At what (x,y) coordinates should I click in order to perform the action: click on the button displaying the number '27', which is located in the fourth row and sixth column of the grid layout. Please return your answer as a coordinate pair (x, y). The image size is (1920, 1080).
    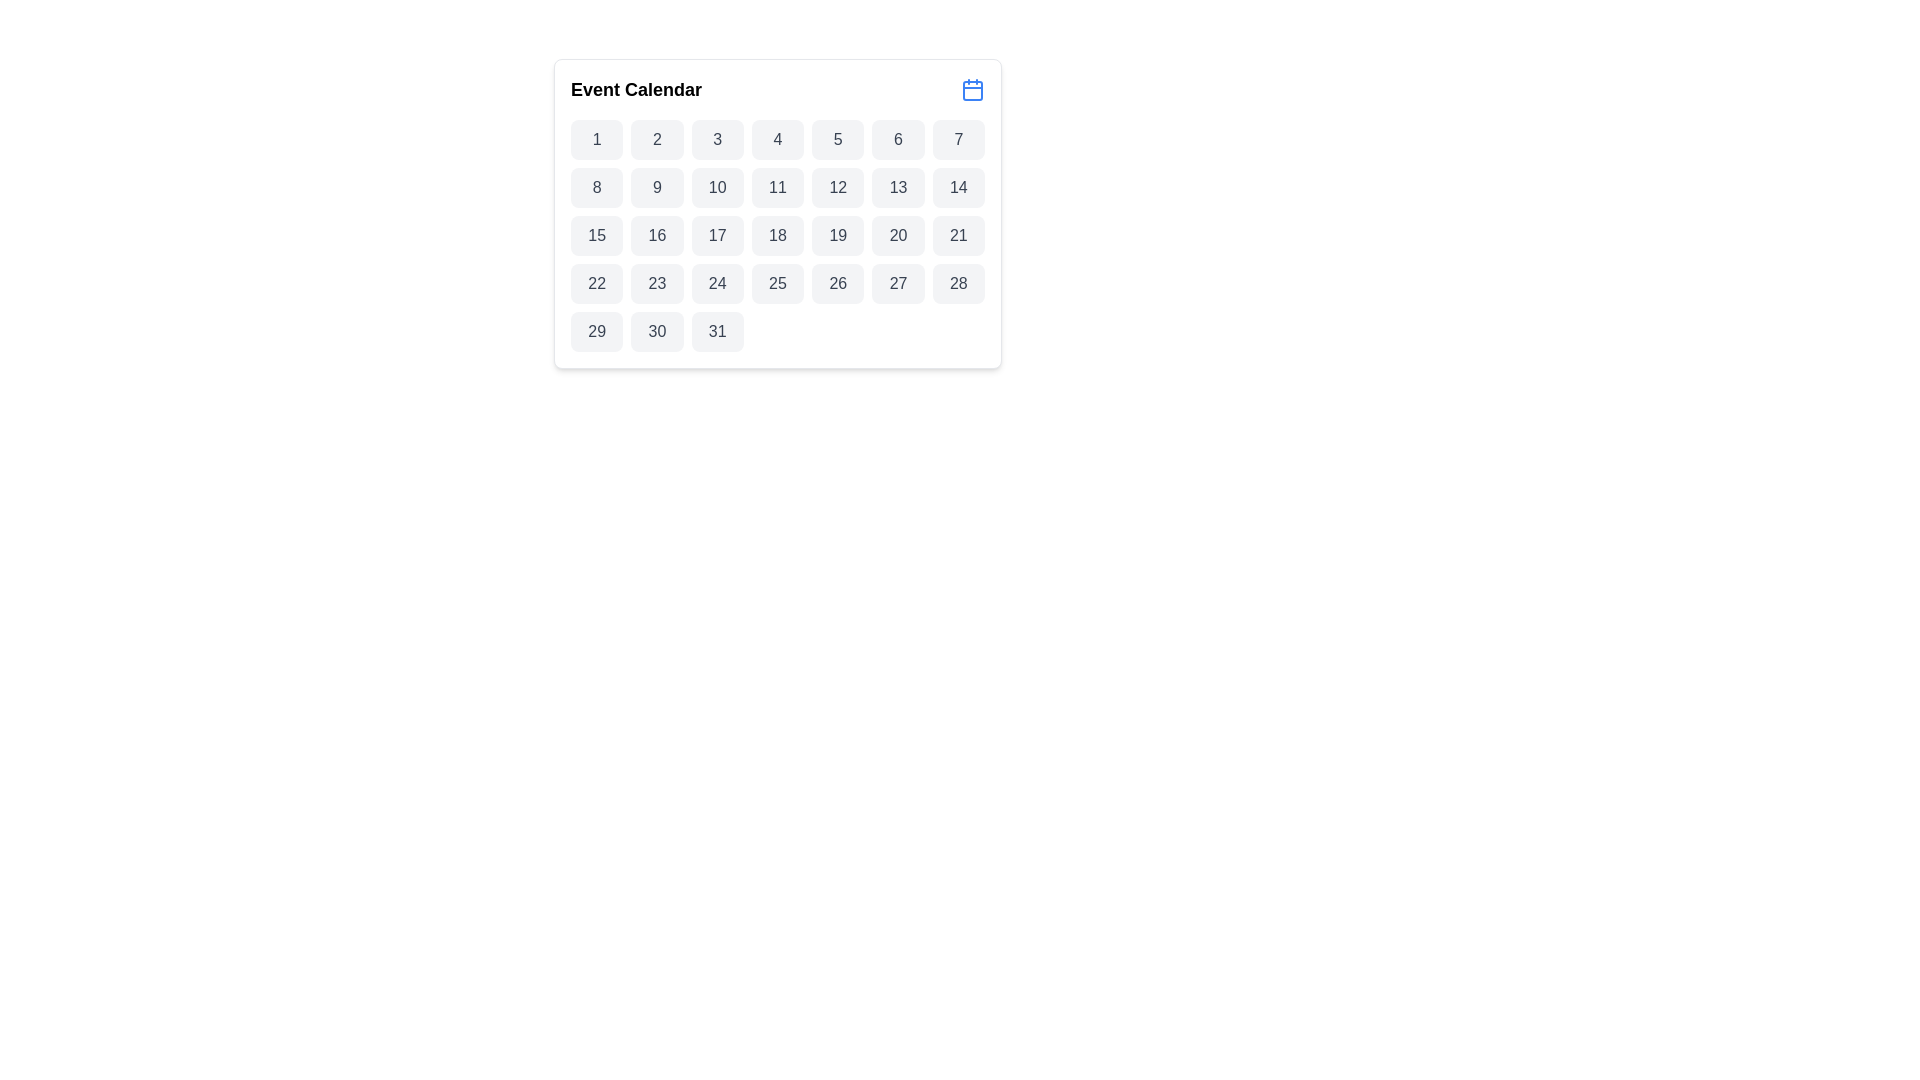
    Looking at the image, I should click on (897, 284).